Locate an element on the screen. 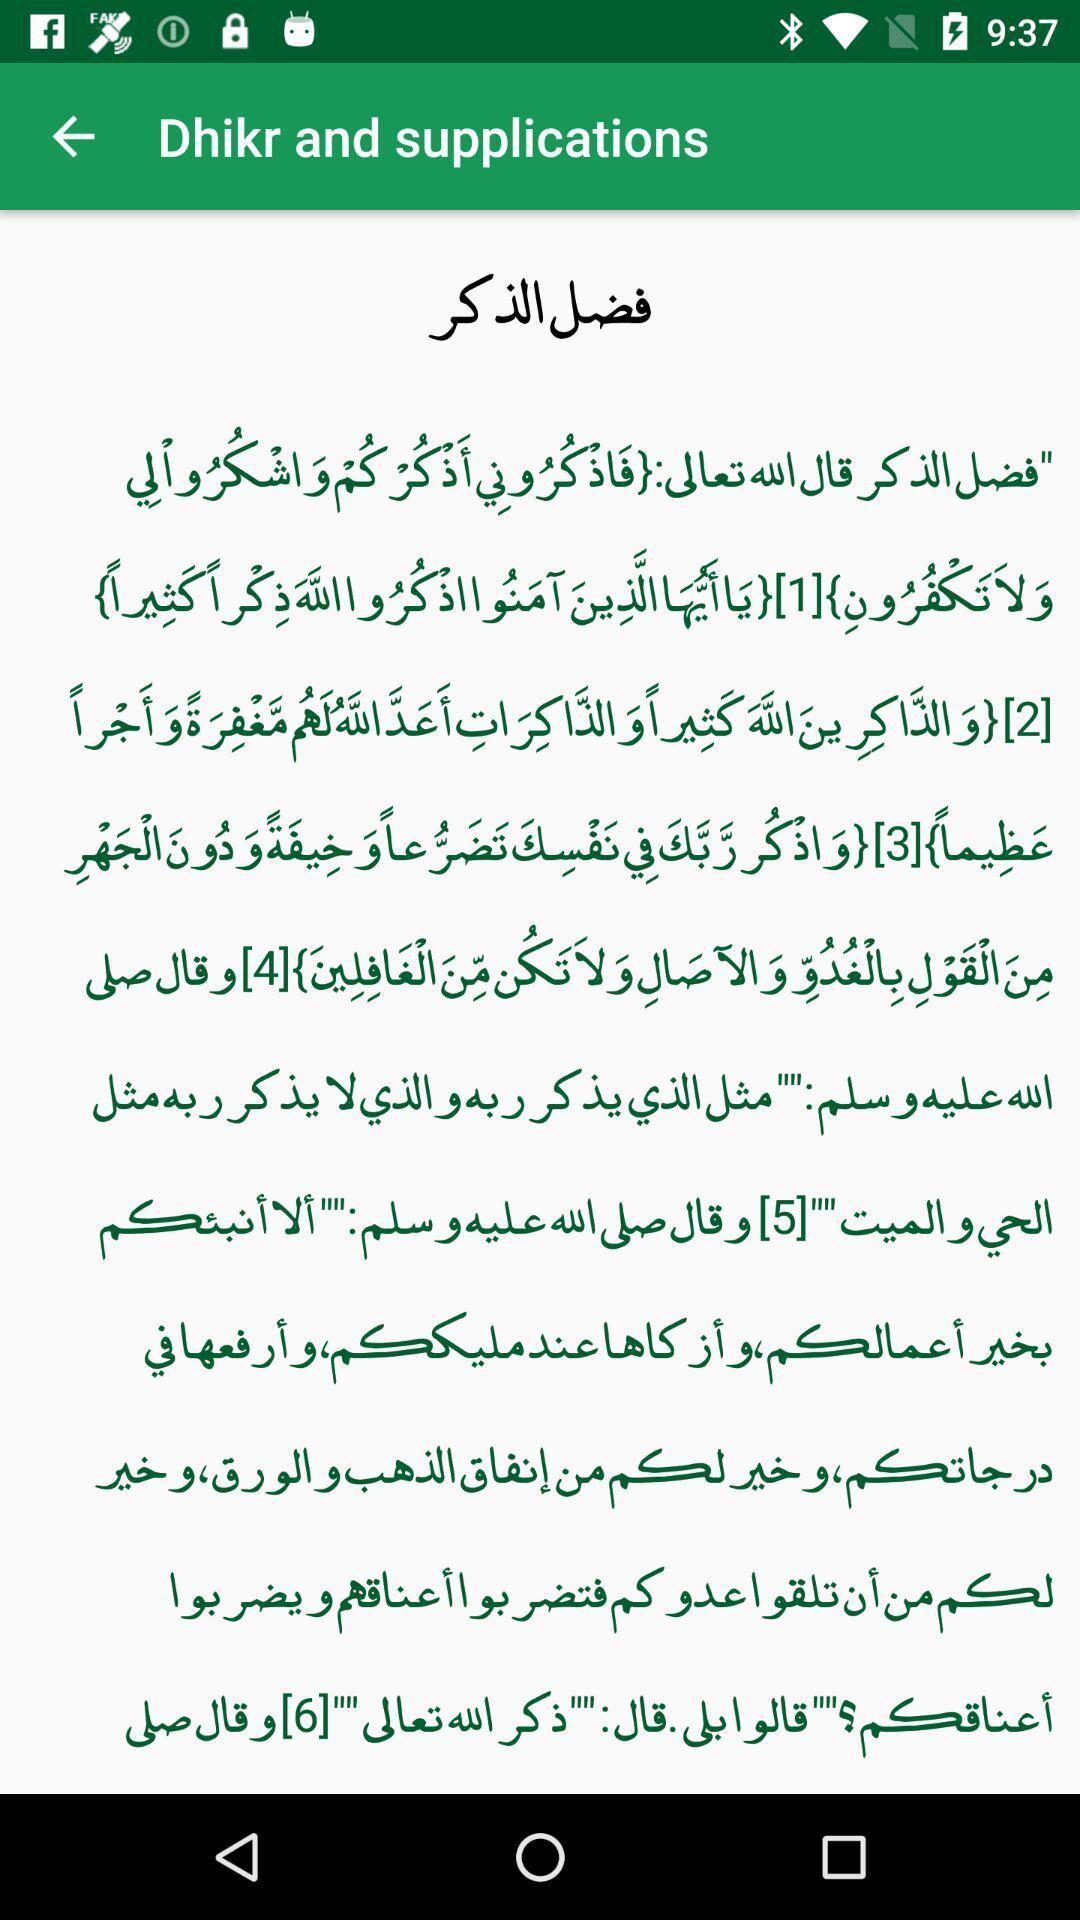 This screenshot has width=1080, height=1920. the item to the left of the dhikr and supplications icon is located at coordinates (72, 135).